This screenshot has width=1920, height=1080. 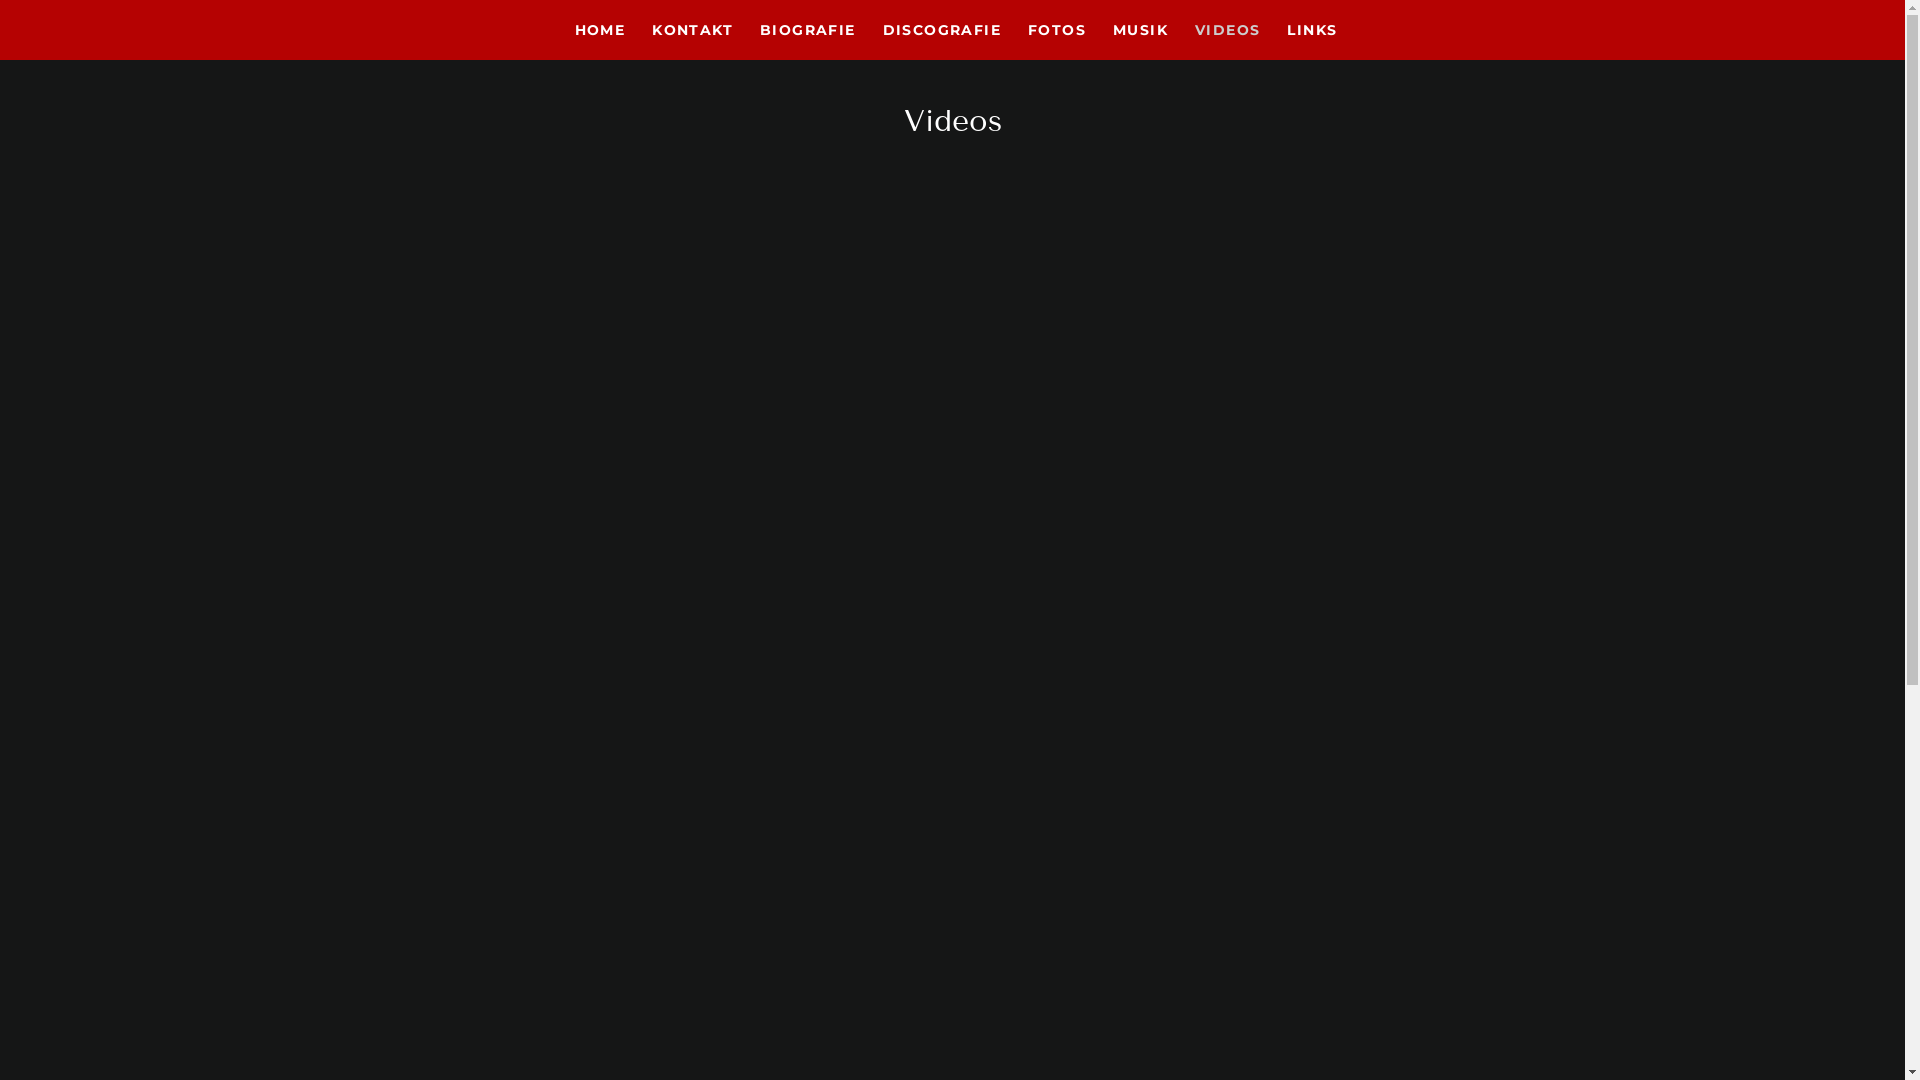 What do you see at coordinates (637, 30) in the screenshot?
I see `'KONTAKT'` at bounding box center [637, 30].